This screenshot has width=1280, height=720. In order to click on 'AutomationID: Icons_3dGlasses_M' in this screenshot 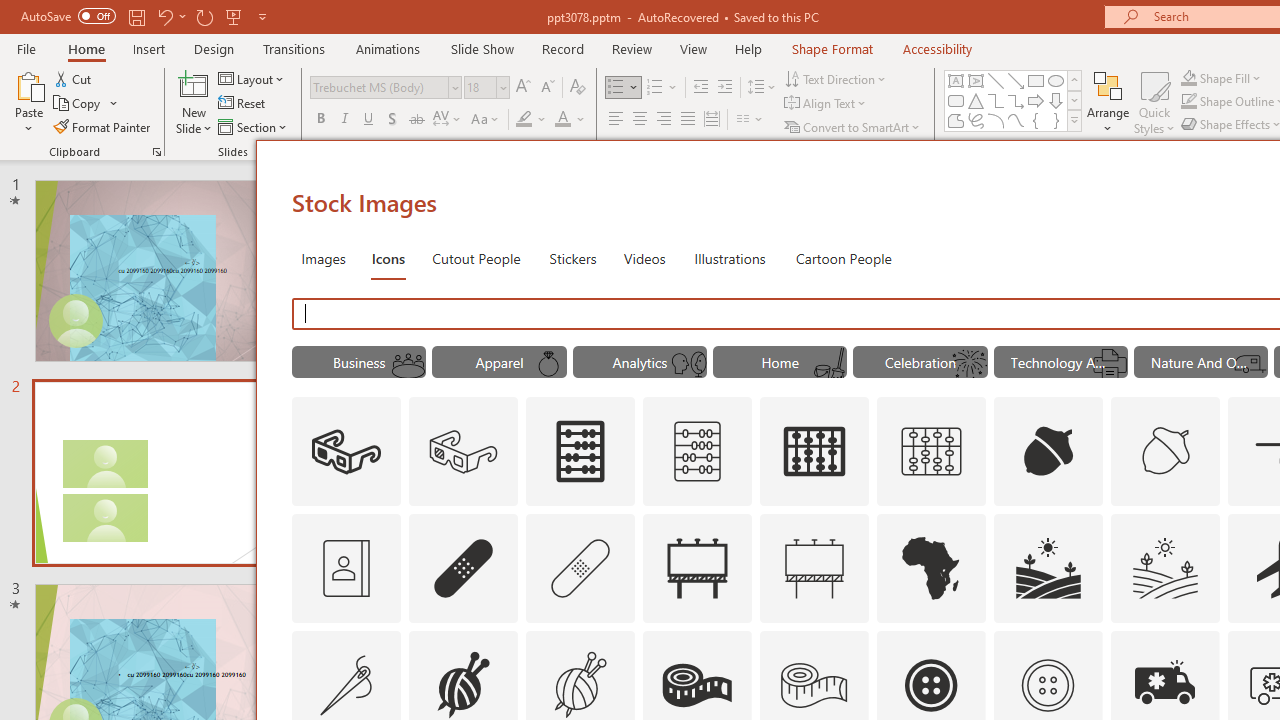, I will do `click(463, 452)`.